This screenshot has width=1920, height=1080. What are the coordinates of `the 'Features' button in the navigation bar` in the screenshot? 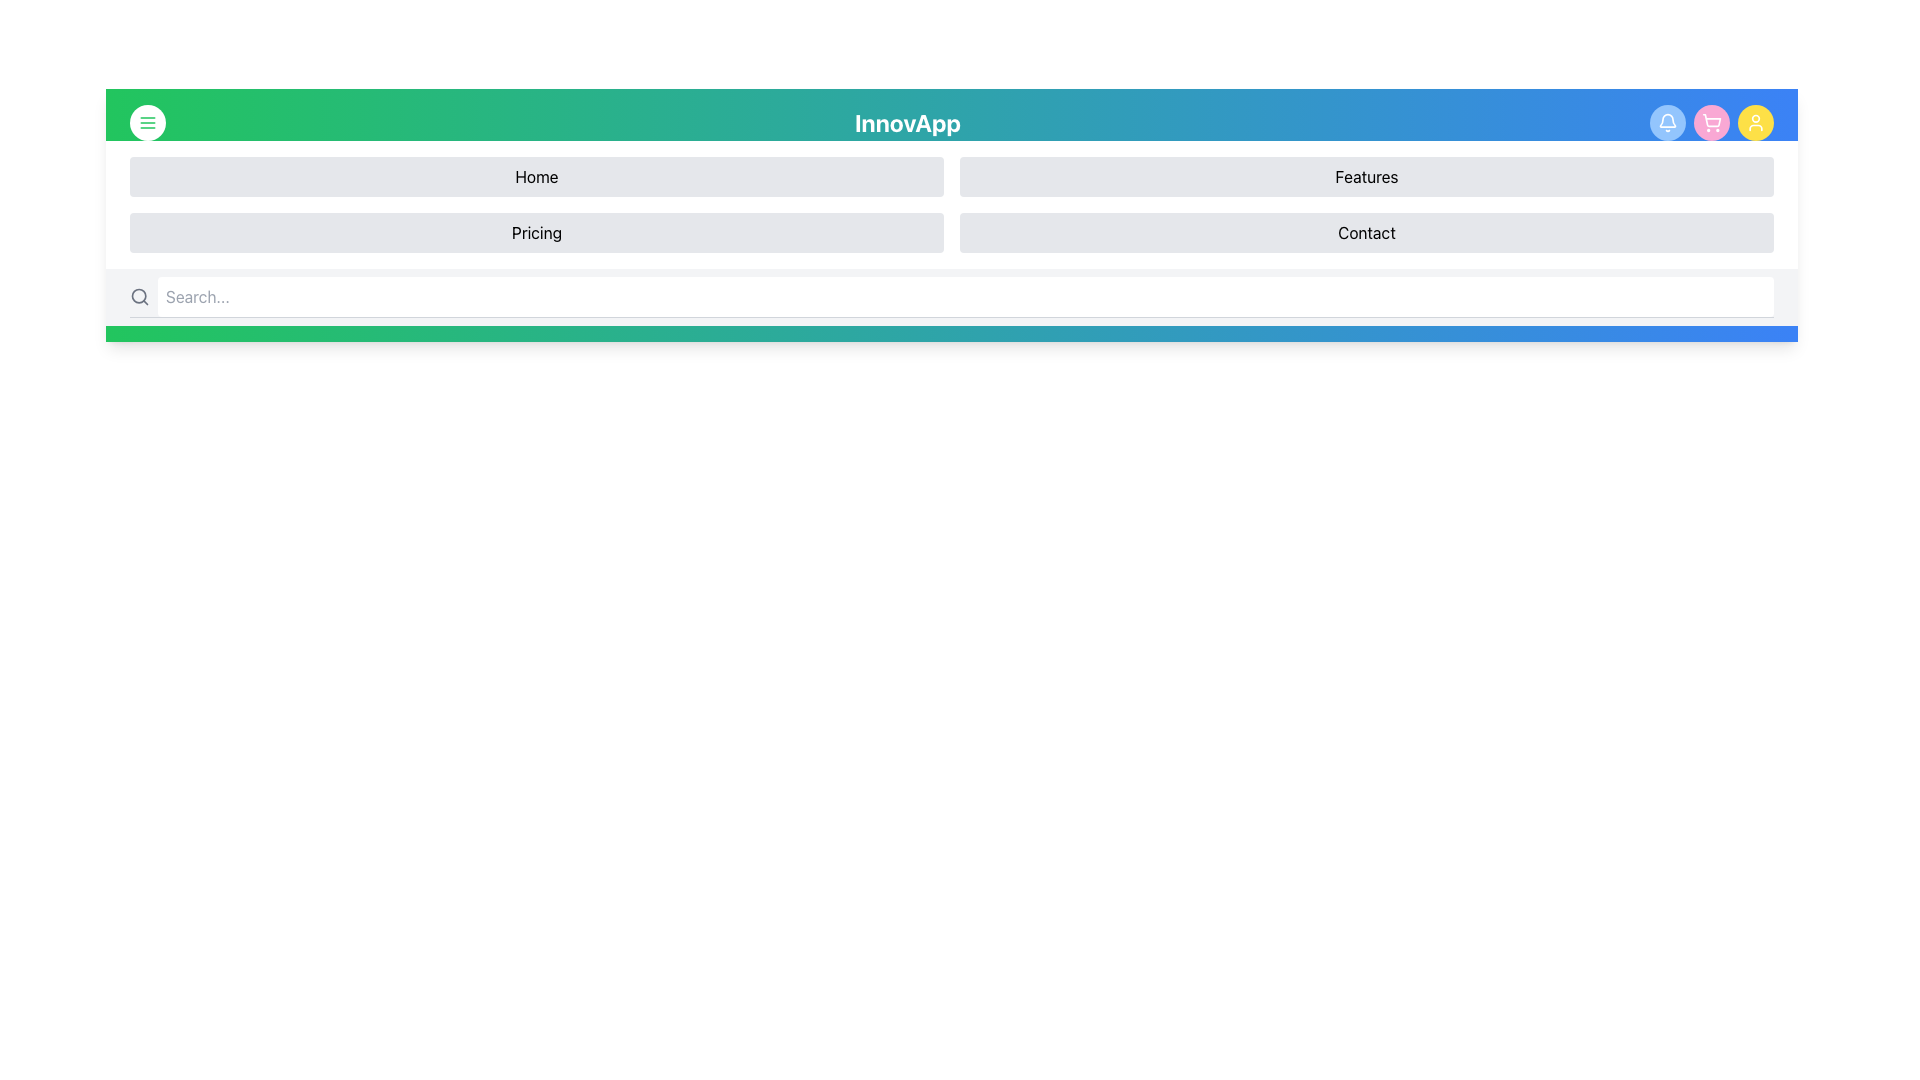 It's located at (1366, 176).